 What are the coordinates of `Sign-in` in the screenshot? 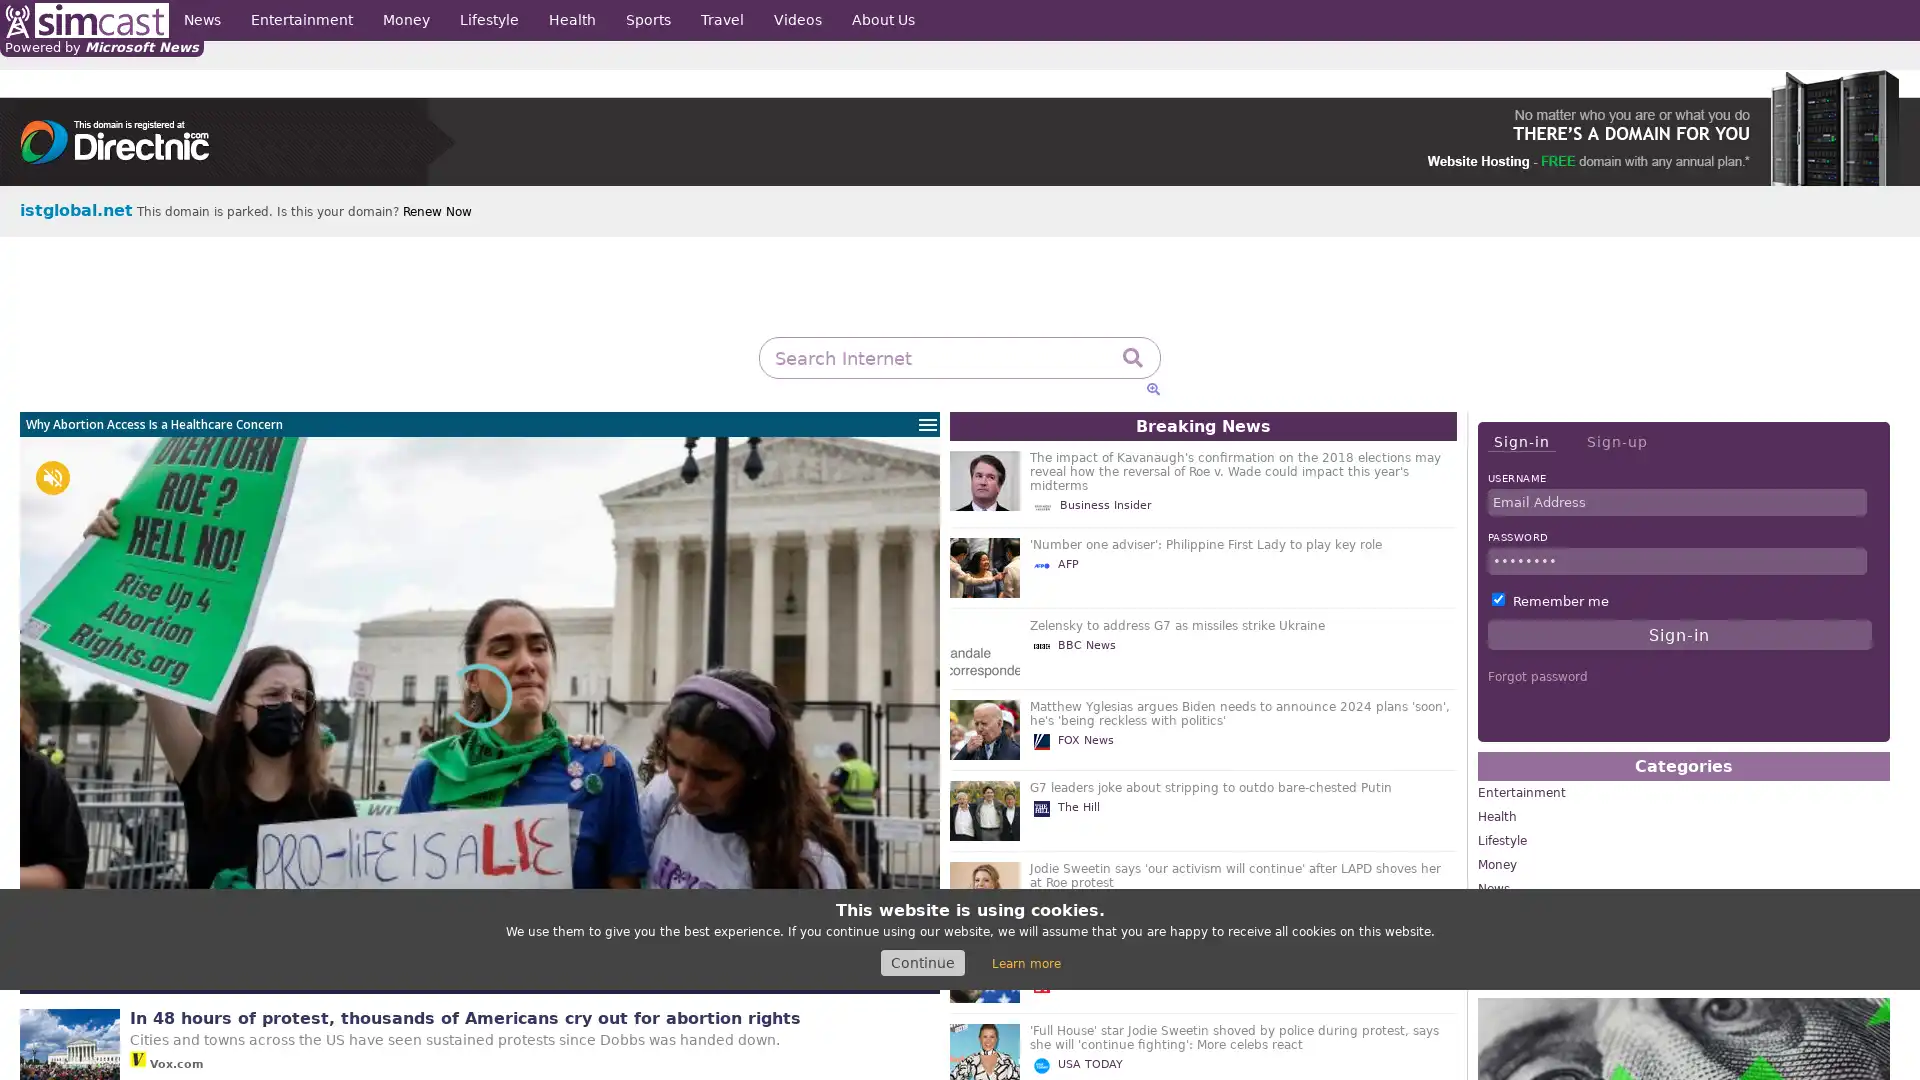 It's located at (1520, 441).